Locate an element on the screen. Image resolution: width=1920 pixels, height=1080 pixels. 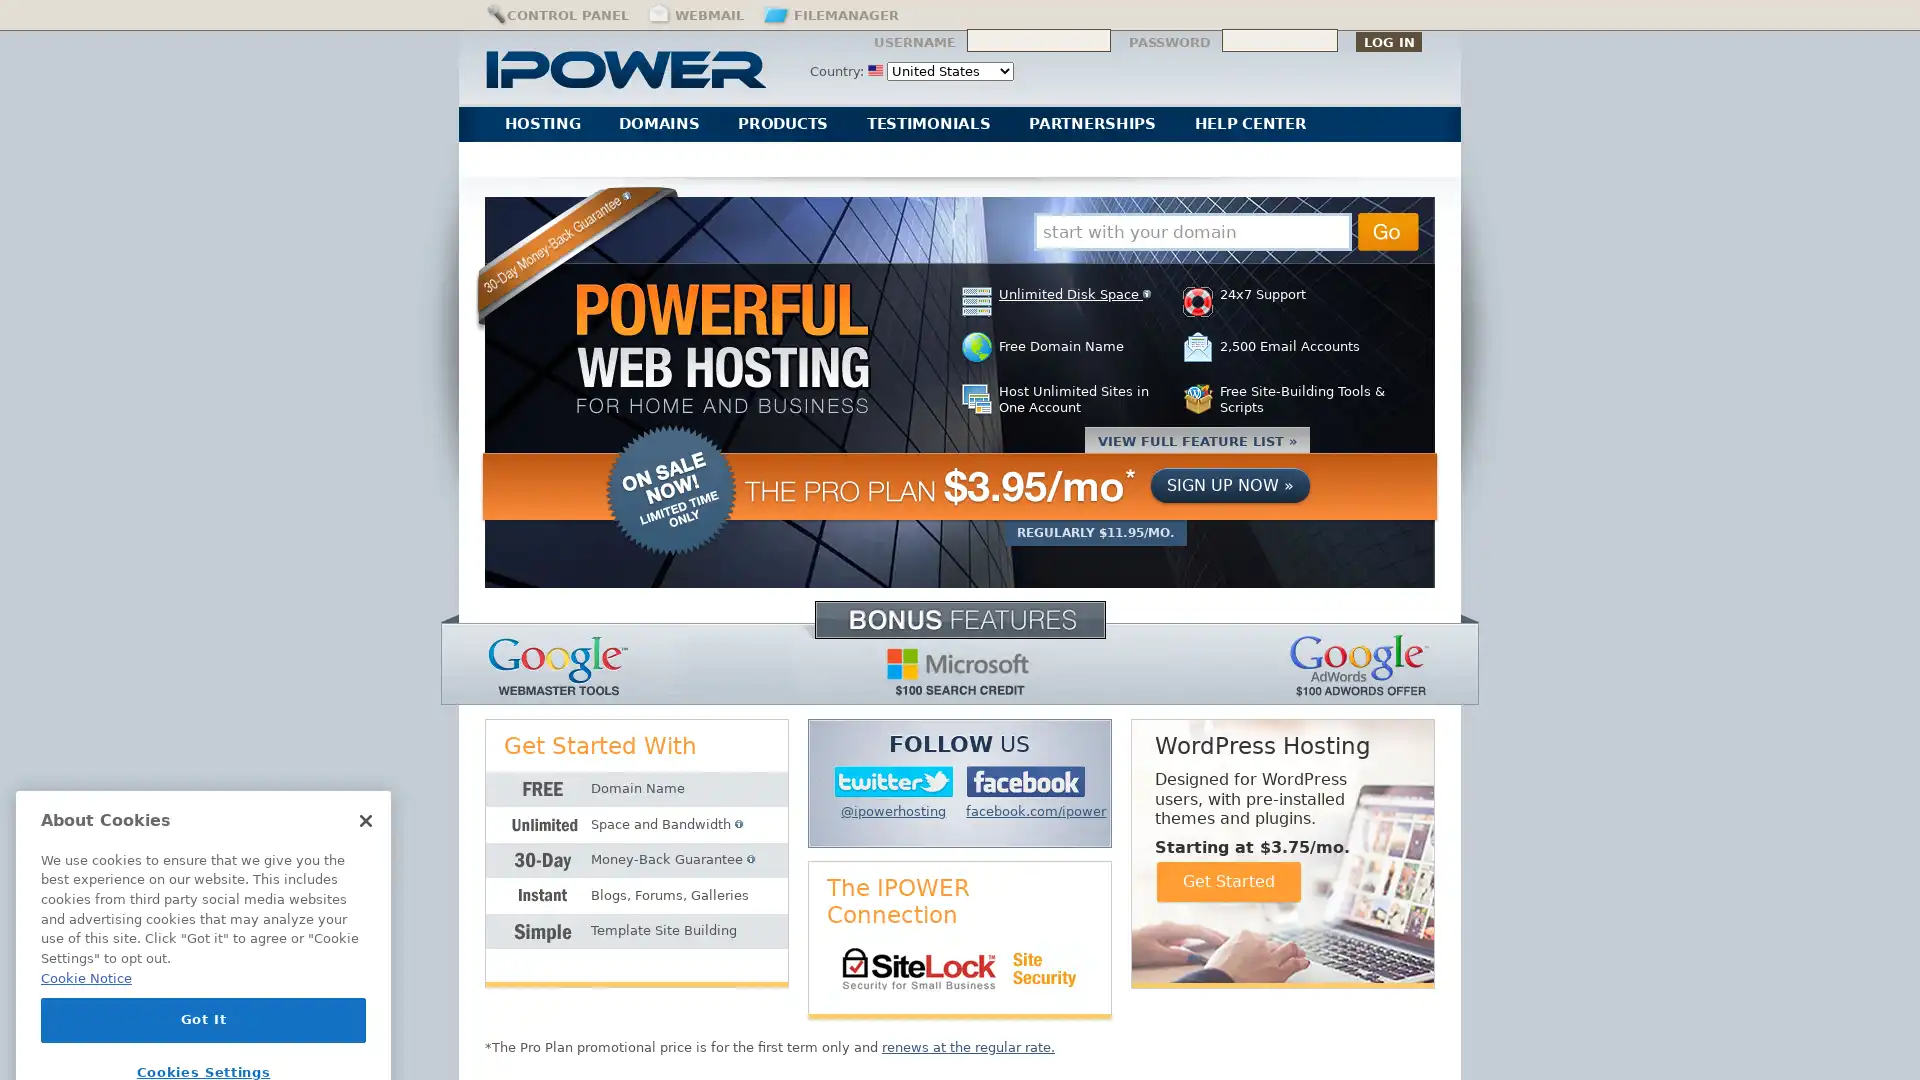
Close is located at coordinates (365, 749).